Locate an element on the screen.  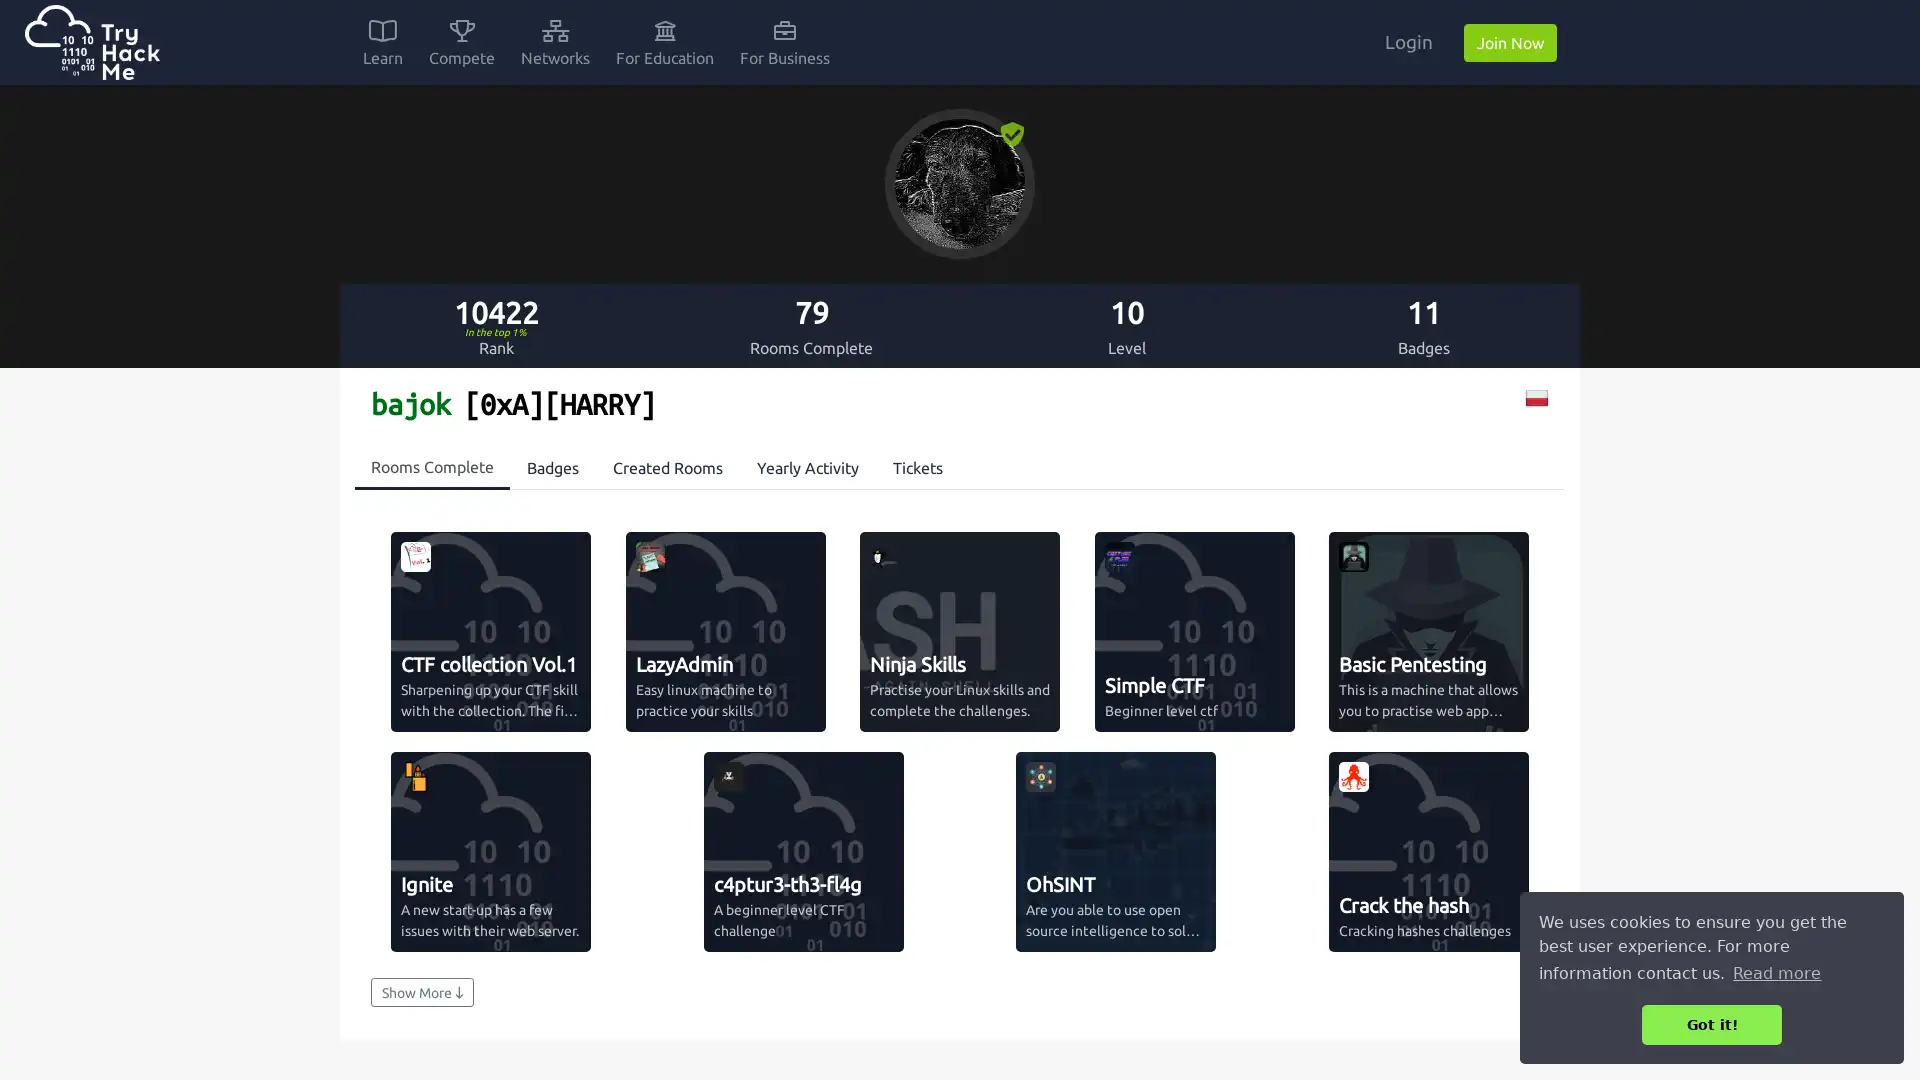
Show More is located at coordinates (421, 992).